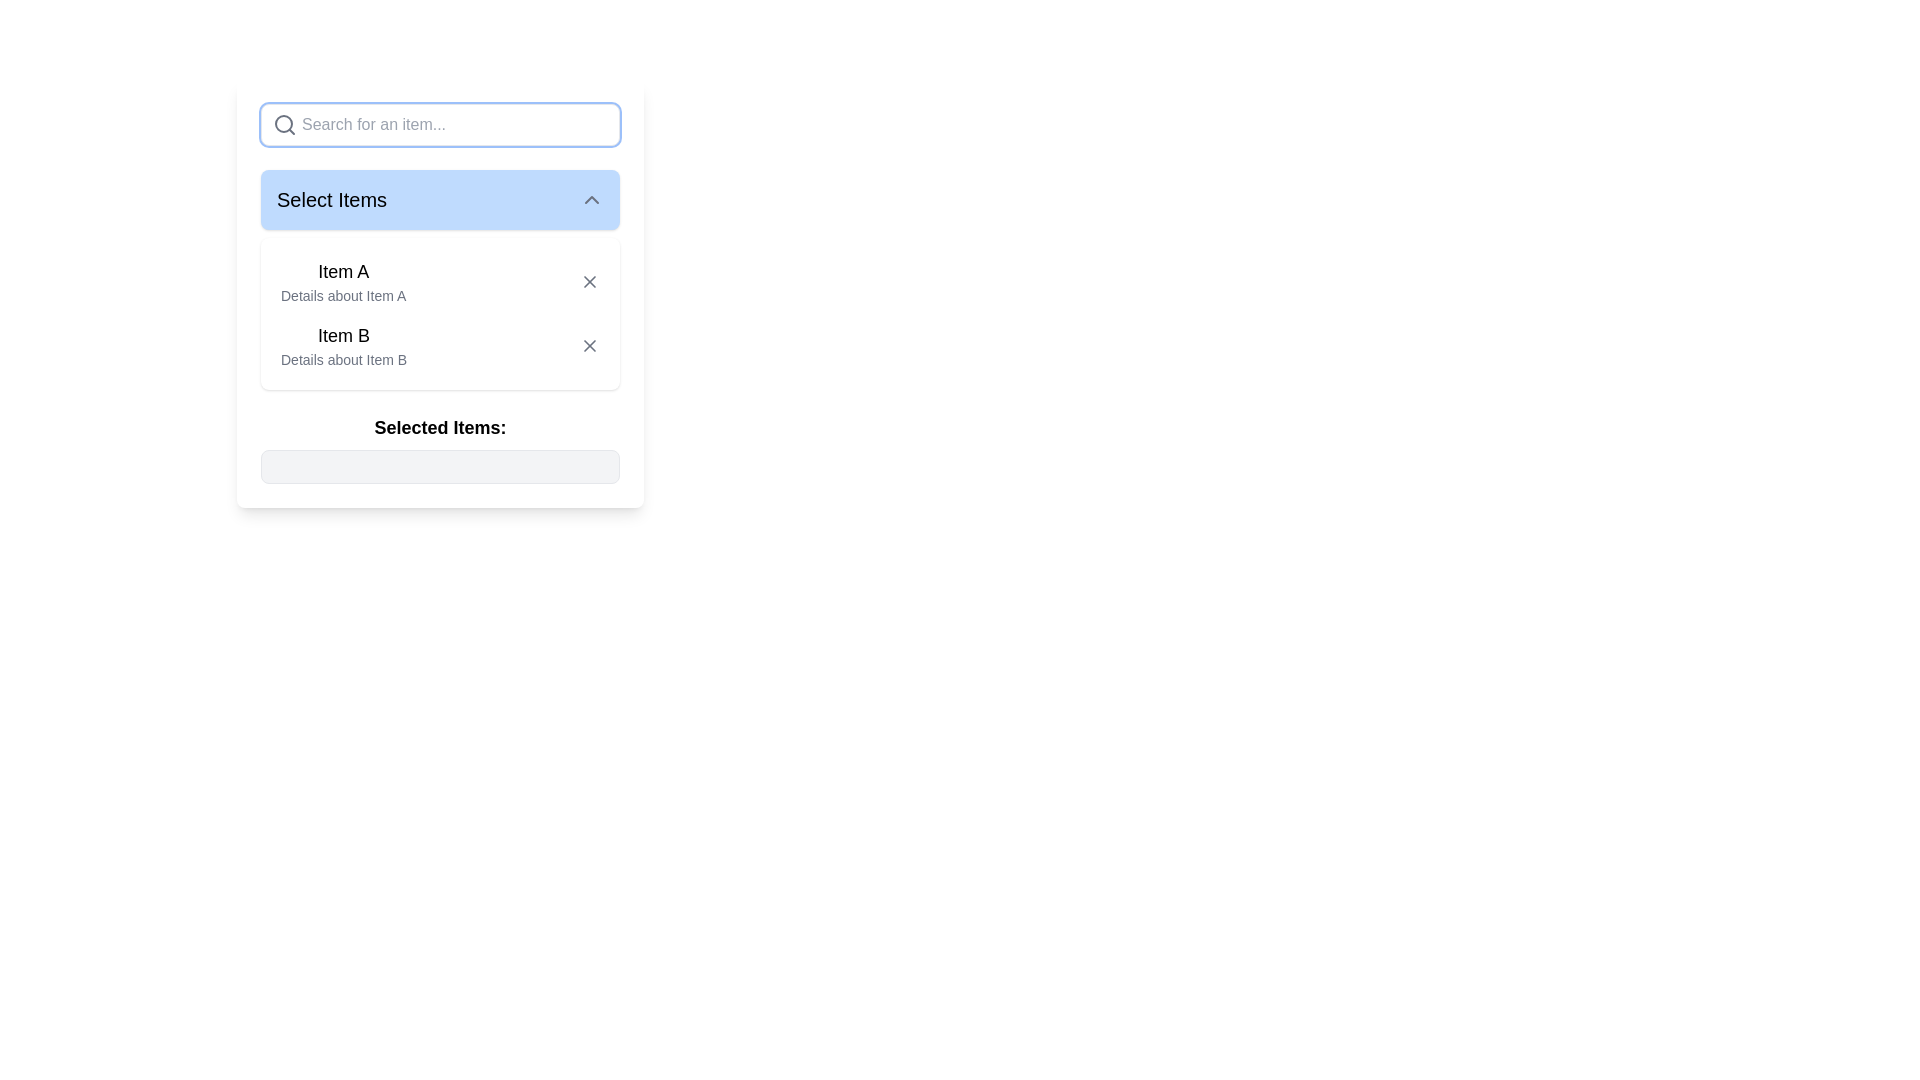  What do you see at coordinates (343, 296) in the screenshot?
I see `the text label displaying 'Details about Item A', which is located below the primary label 'Item A' and is positioned in the upper central area of the interface` at bounding box center [343, 296].